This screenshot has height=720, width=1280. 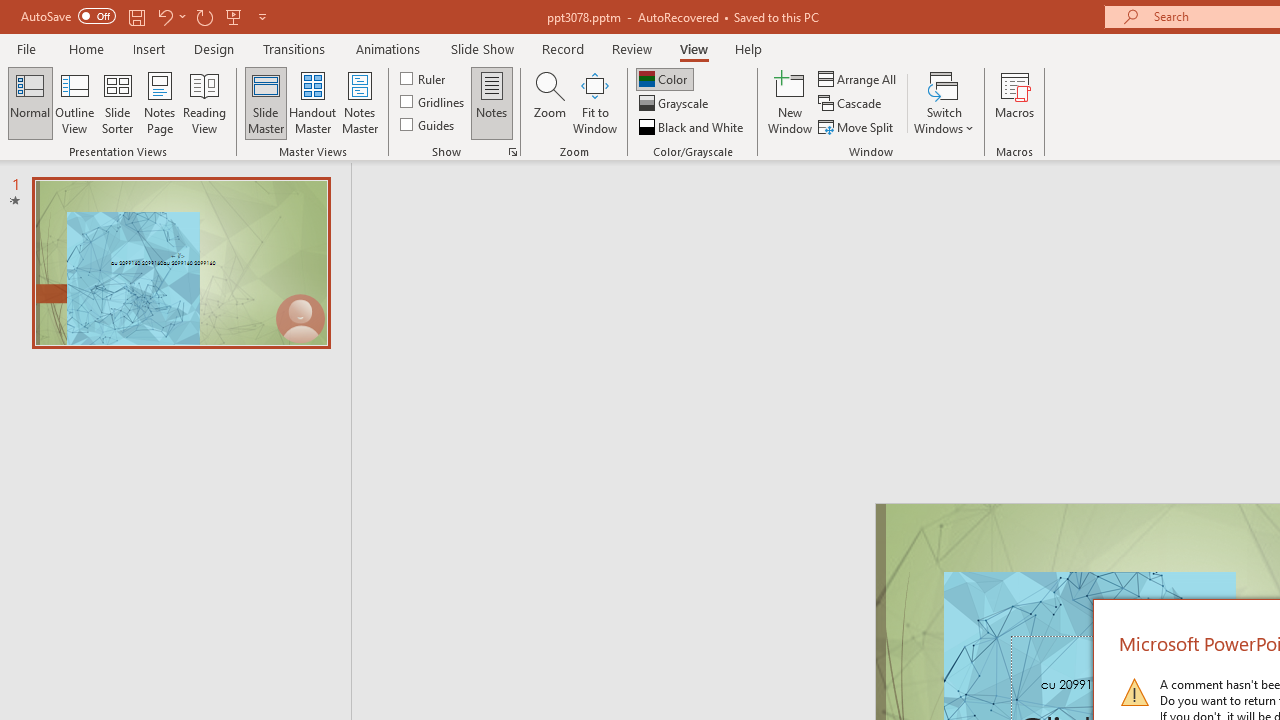 What do you see at coordinates (144, 16) in the screenshot?
I see `'Quick Access Toolbar'` at bounding box center [144, 16].